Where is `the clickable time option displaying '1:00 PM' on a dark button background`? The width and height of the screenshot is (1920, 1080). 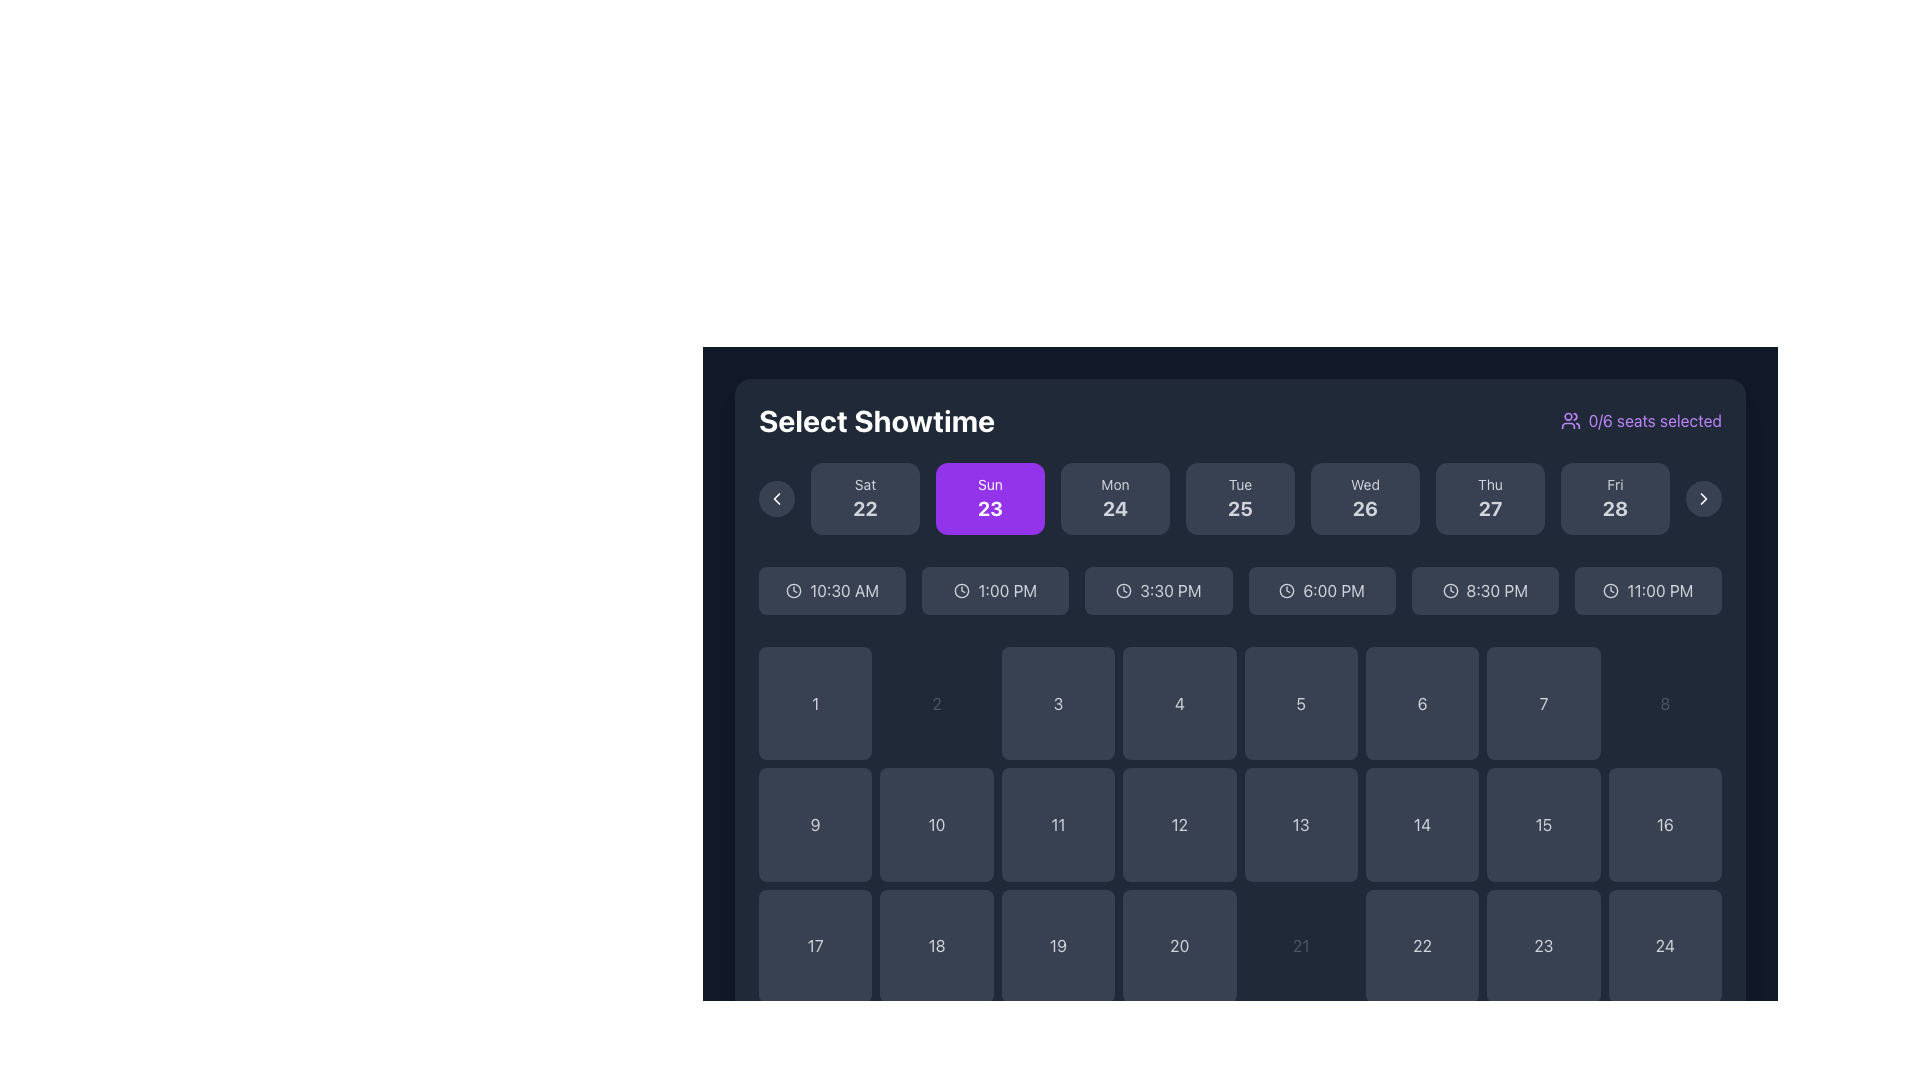 the clickable time option displaying '1:00 PM' on a dark button background is located at coordinates (1007, 589).